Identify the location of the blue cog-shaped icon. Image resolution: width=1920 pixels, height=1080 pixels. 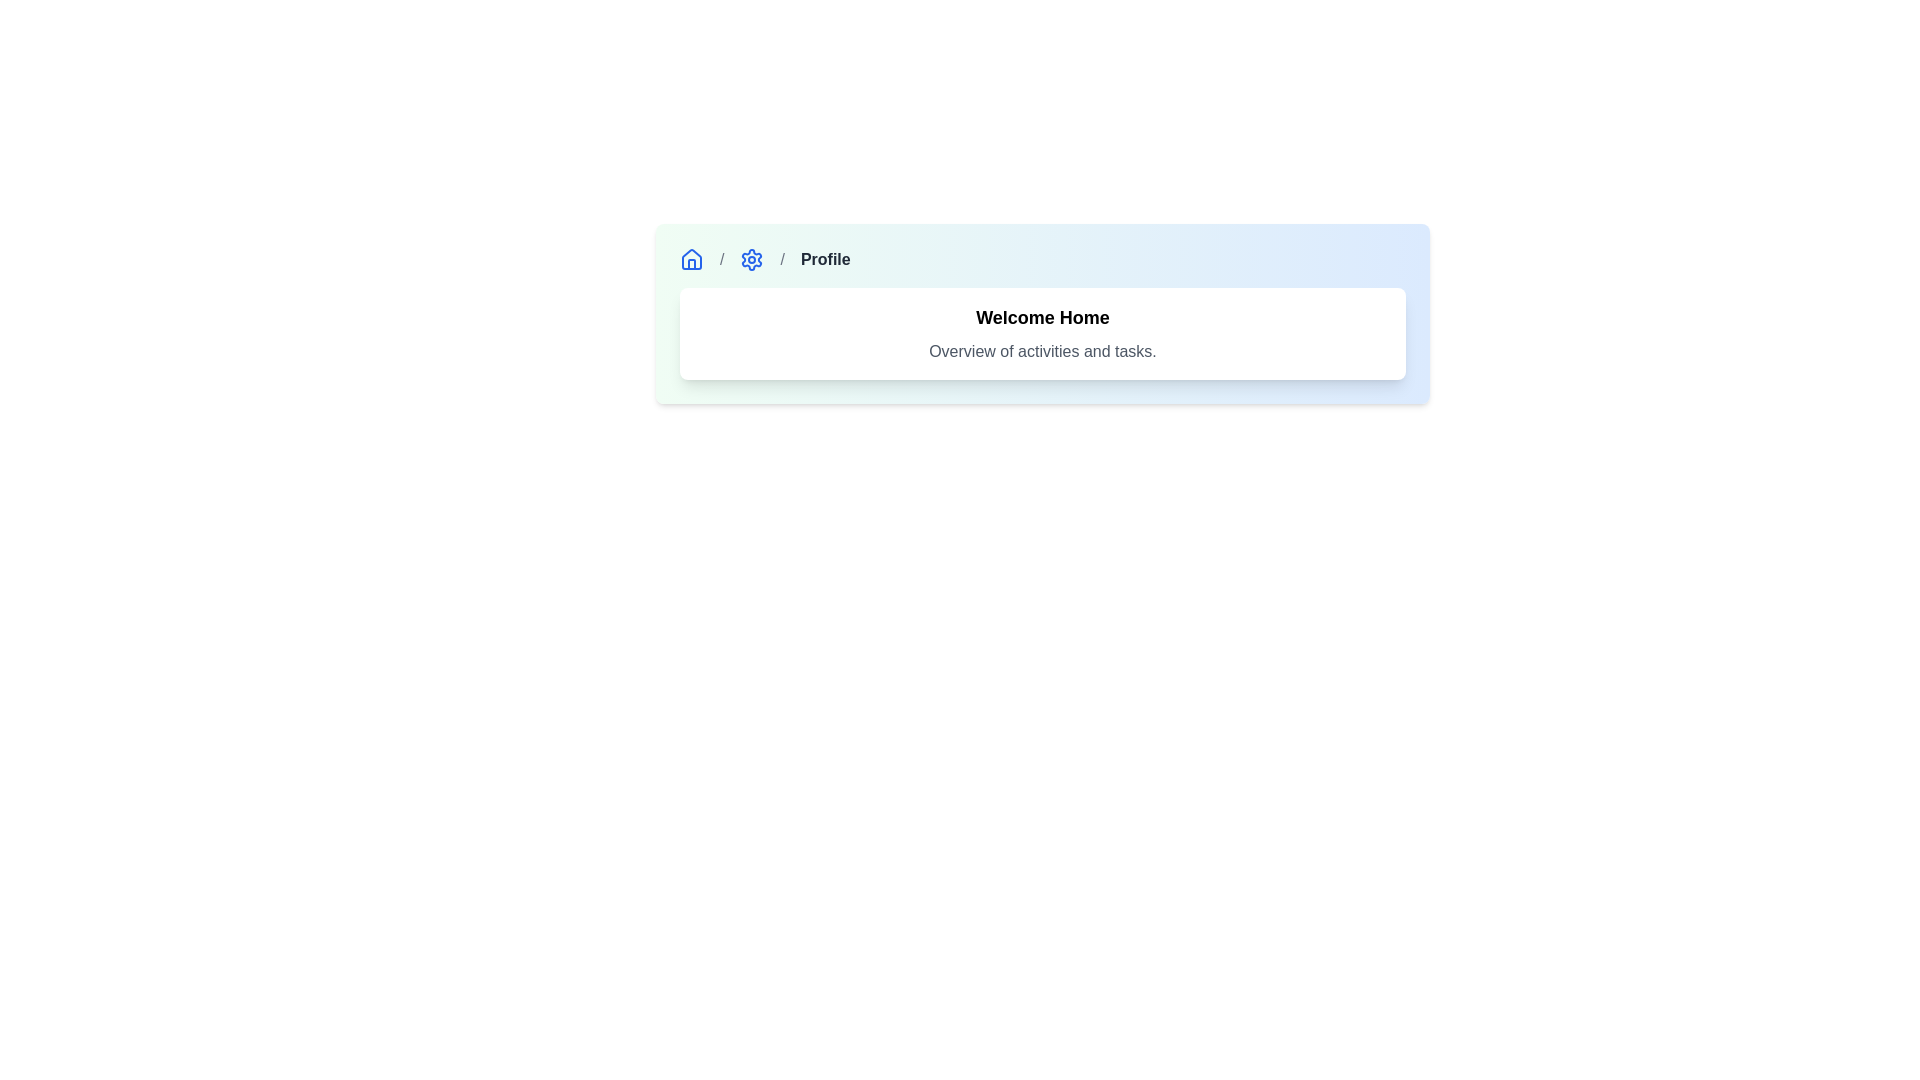
(751, 258).